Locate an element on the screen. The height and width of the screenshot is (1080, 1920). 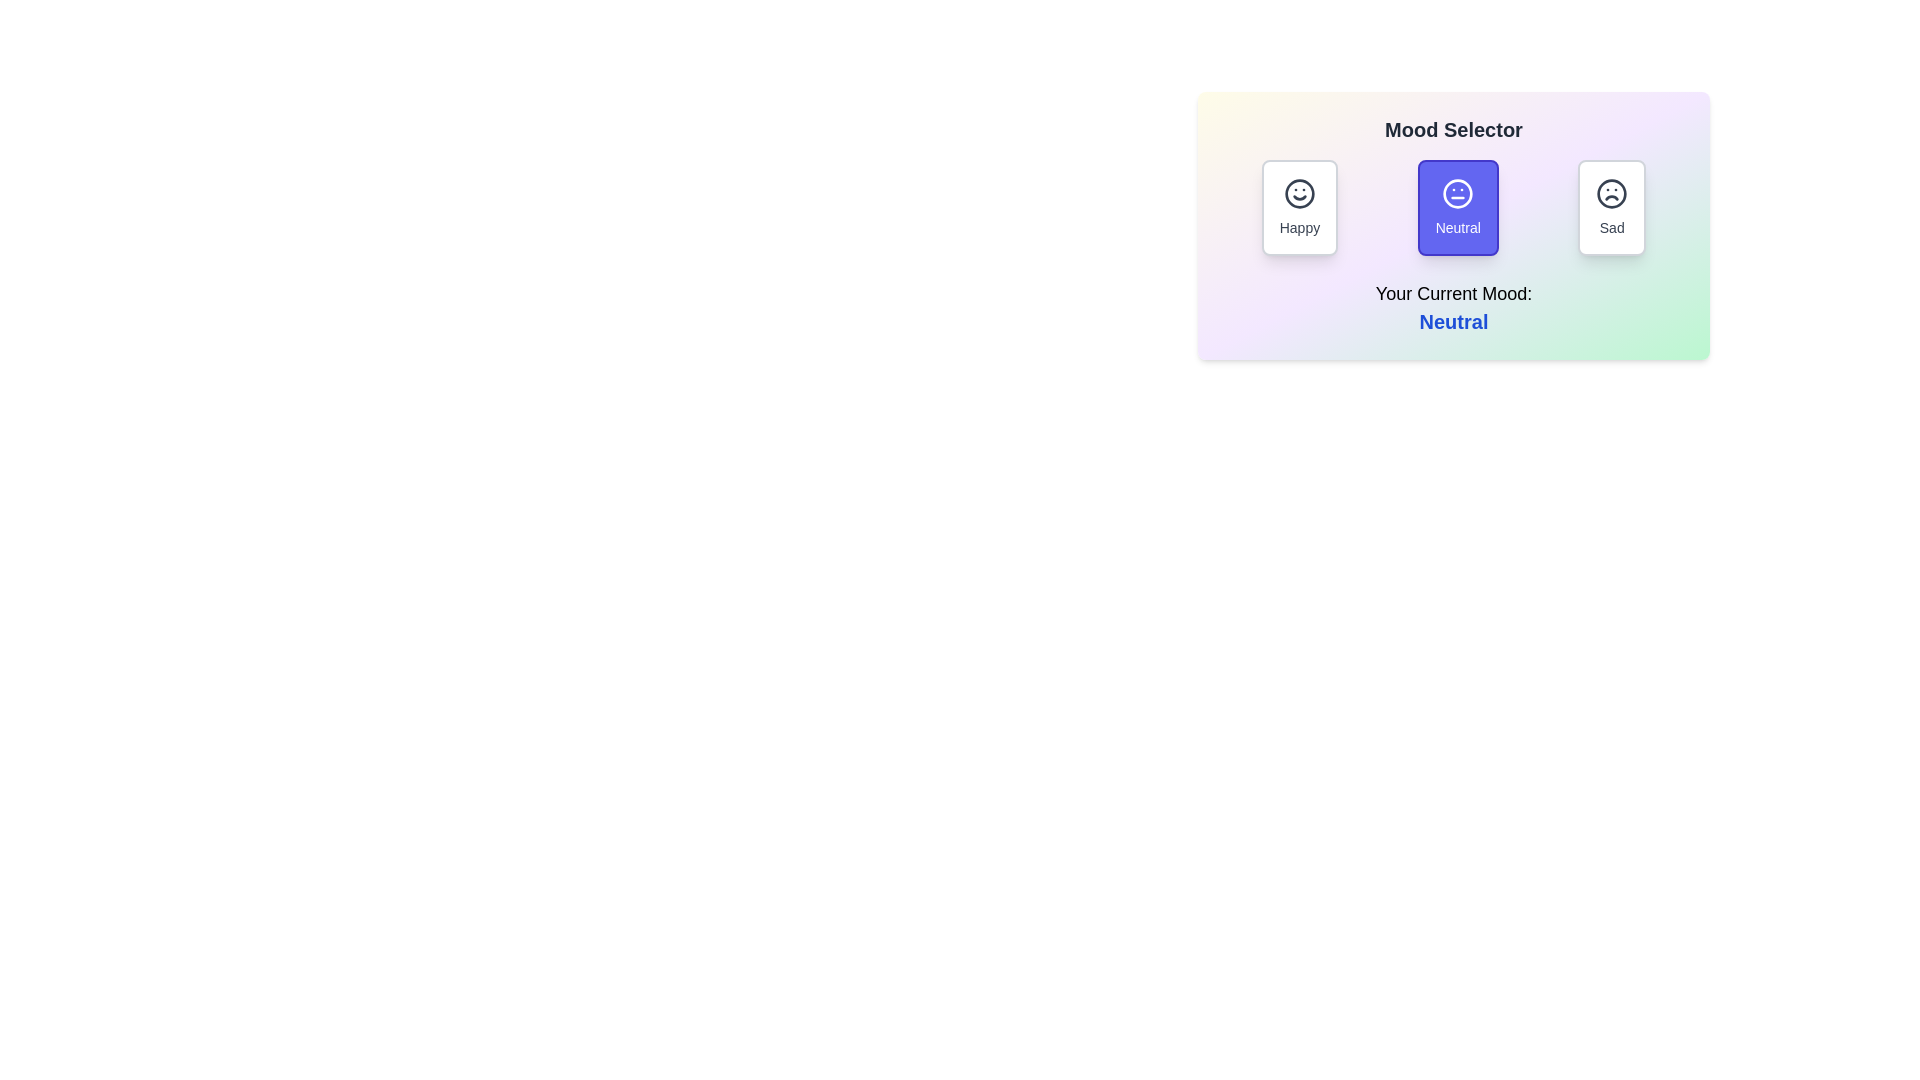
the text label displaying 'Your Current Mood:' which is a medium black font positioned below the mood buttons in the 'Mood Selector' interface is located at coordinates (1454, 293).